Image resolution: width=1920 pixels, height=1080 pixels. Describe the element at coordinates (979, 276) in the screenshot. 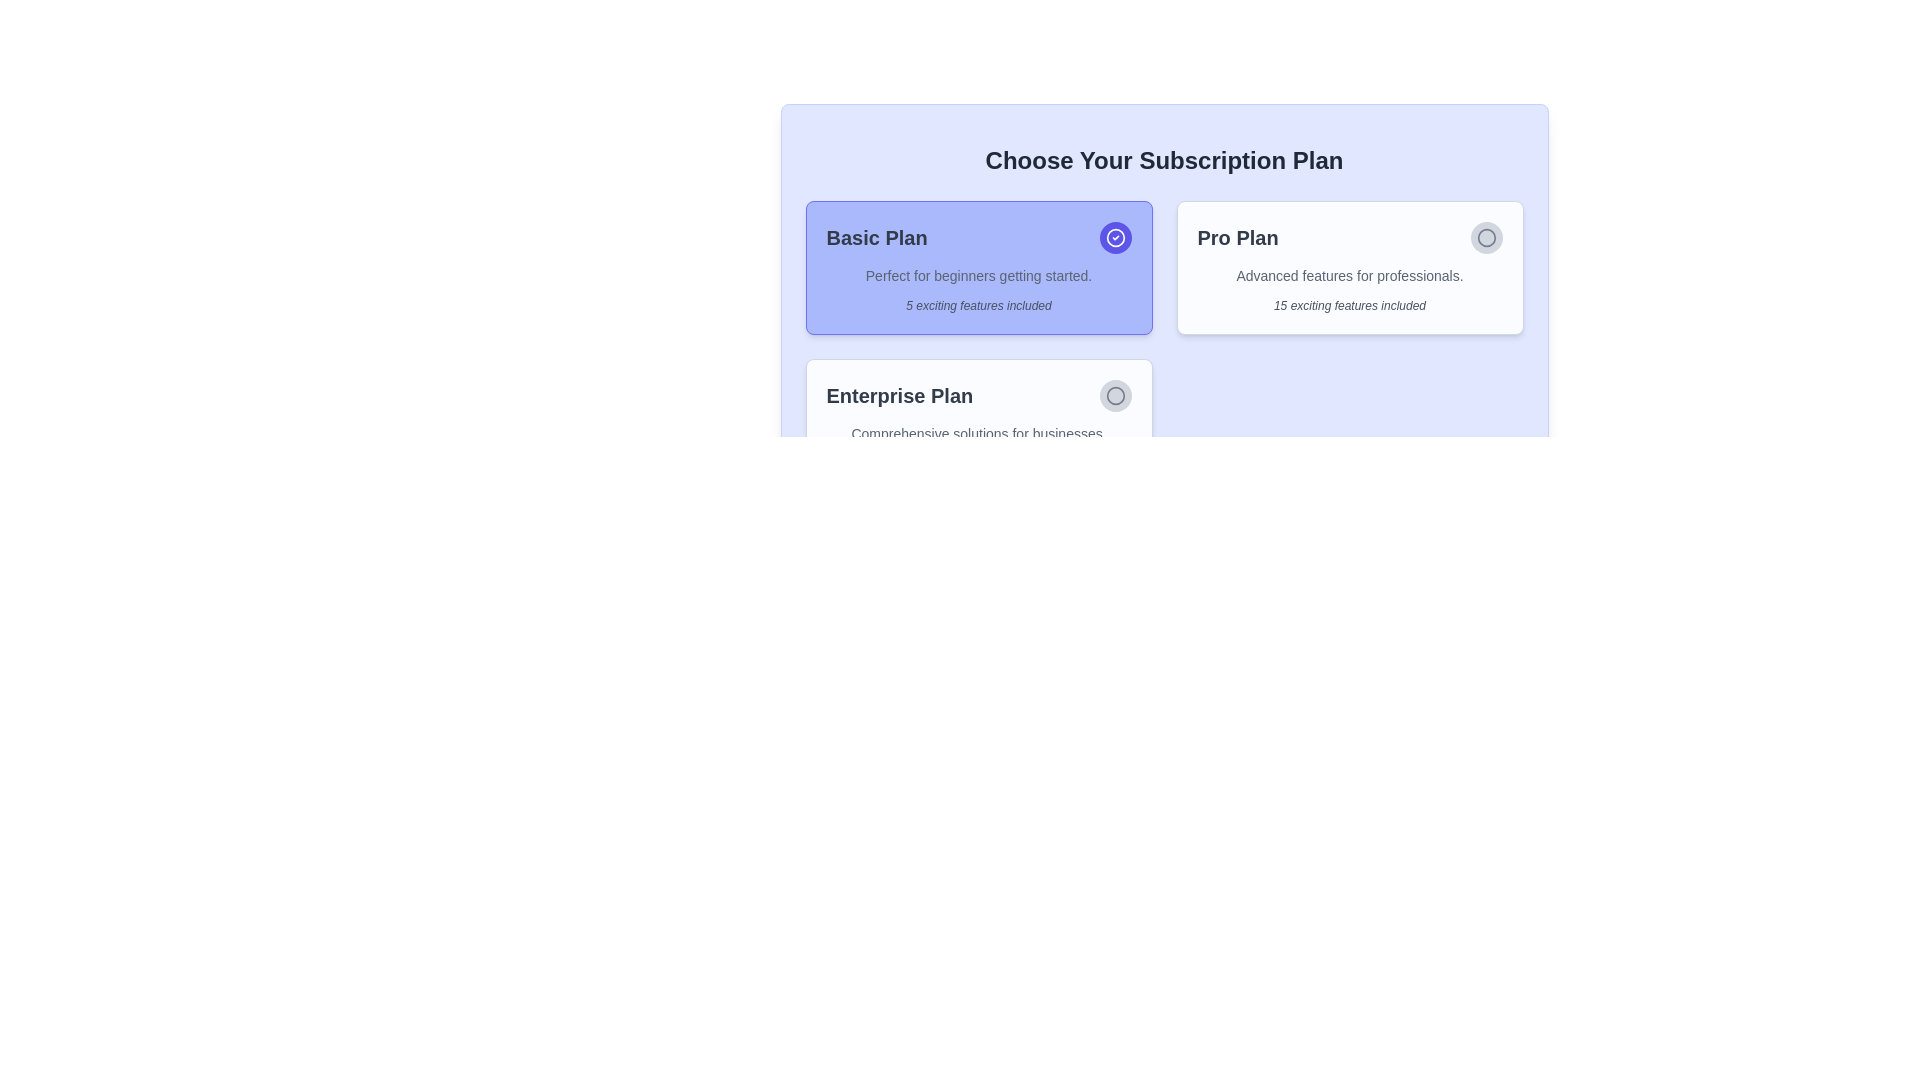

I see `text label providing a brief summary for the Basic Plan subscription located within the subscription plan card, beneath the title 'Basic Plan' and above the note '5 exciting features included'` at that location.